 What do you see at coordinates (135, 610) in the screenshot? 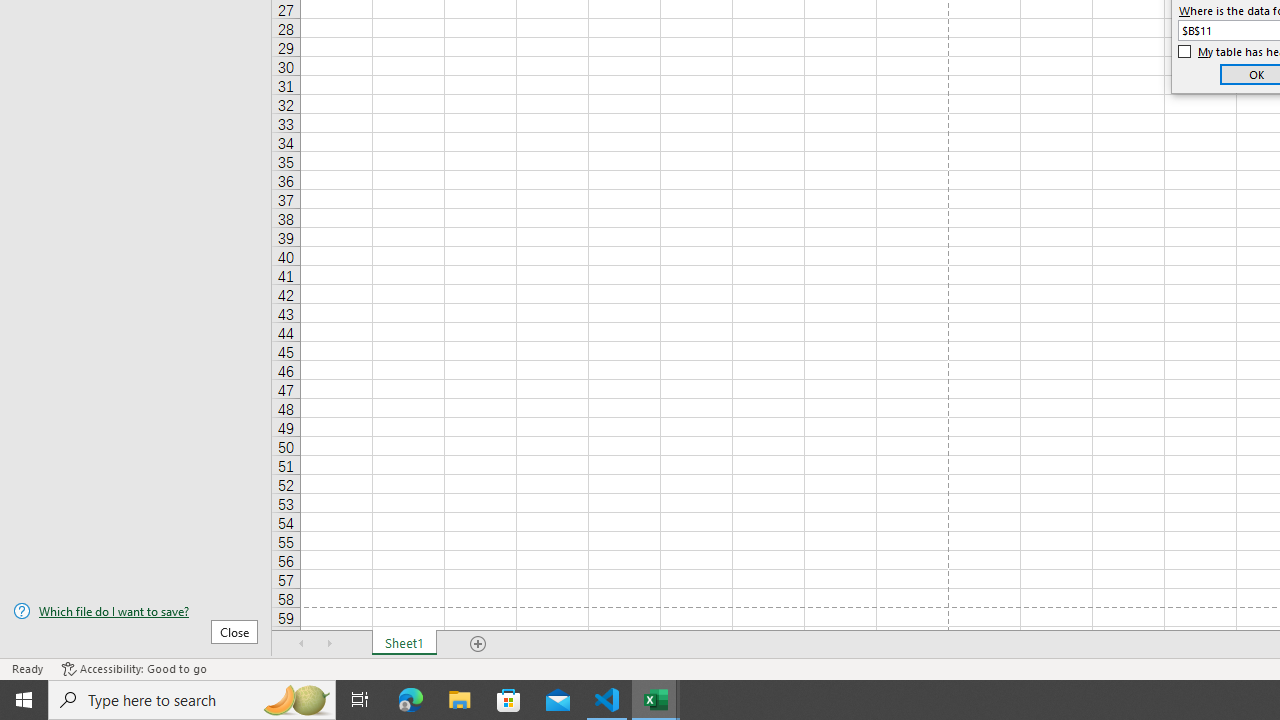
I see `'Which file do I want to save?'` at bounding box center [135, 610].